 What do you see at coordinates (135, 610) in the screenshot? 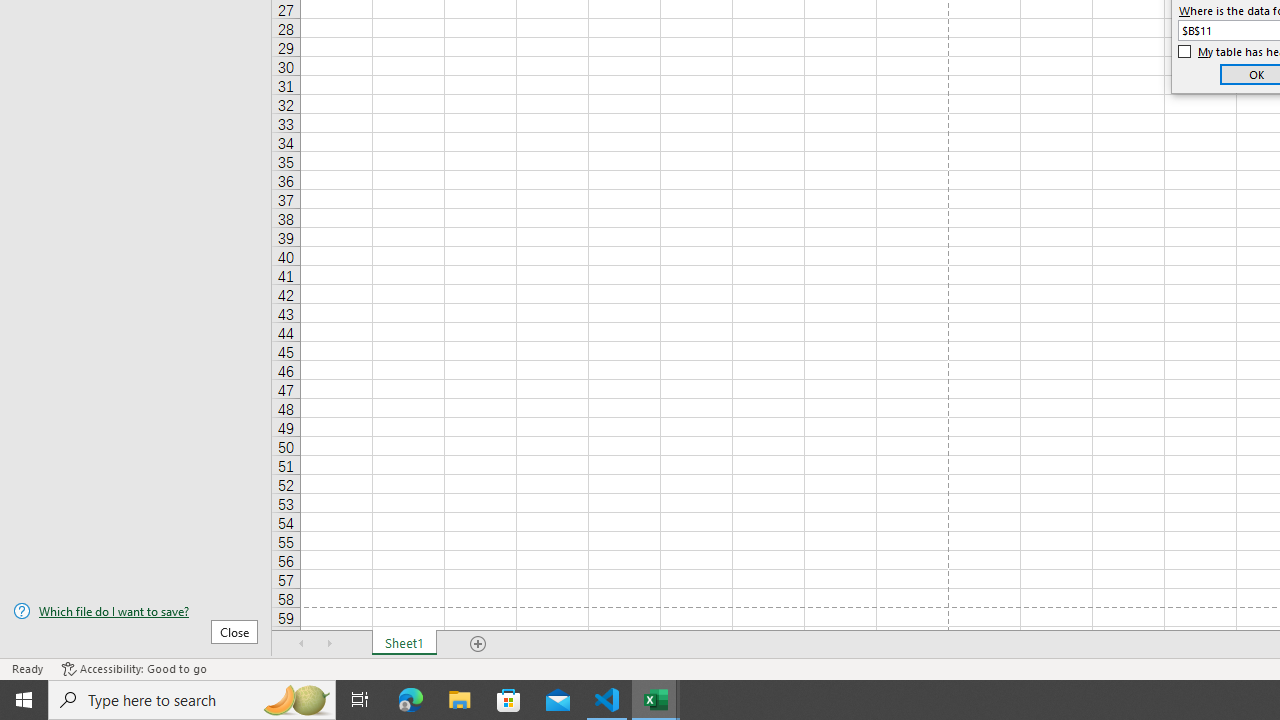
I see `'Which file do I want to save?'` at bounding box center [135, 610].